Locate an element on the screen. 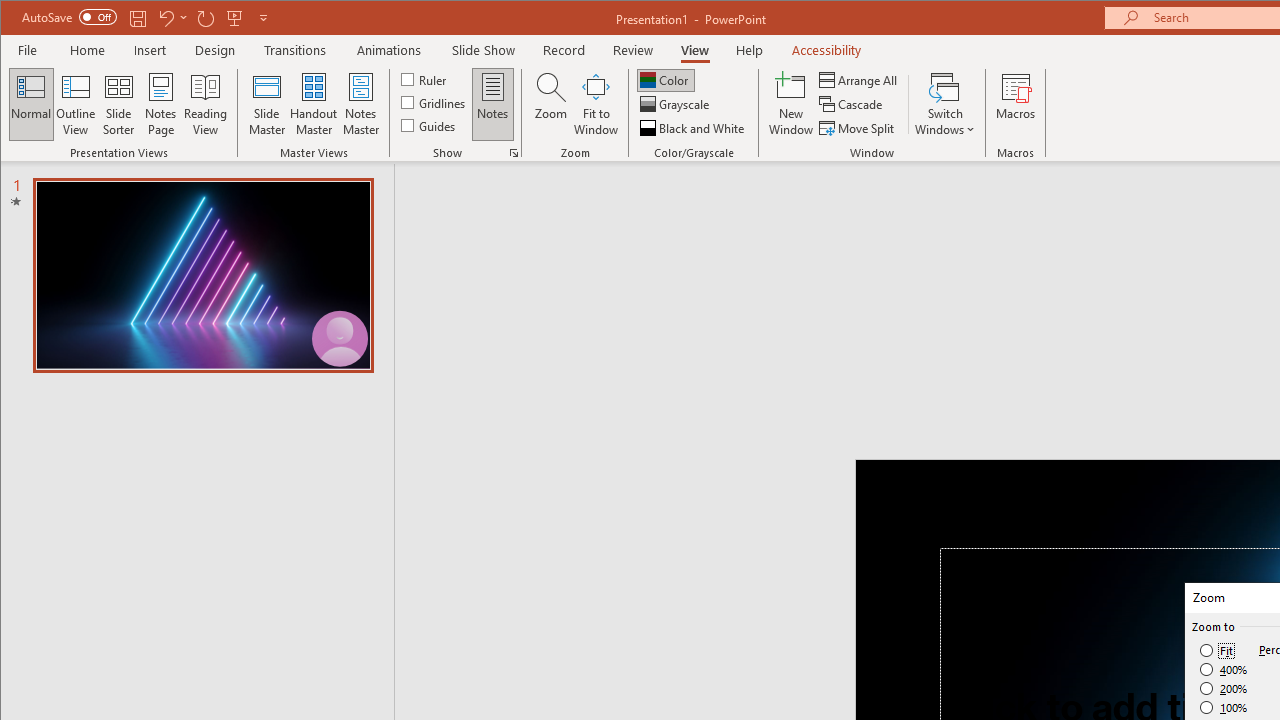 This screenshot has height=720, width=1280. 'New Window' is located at coordinates (790, 104).